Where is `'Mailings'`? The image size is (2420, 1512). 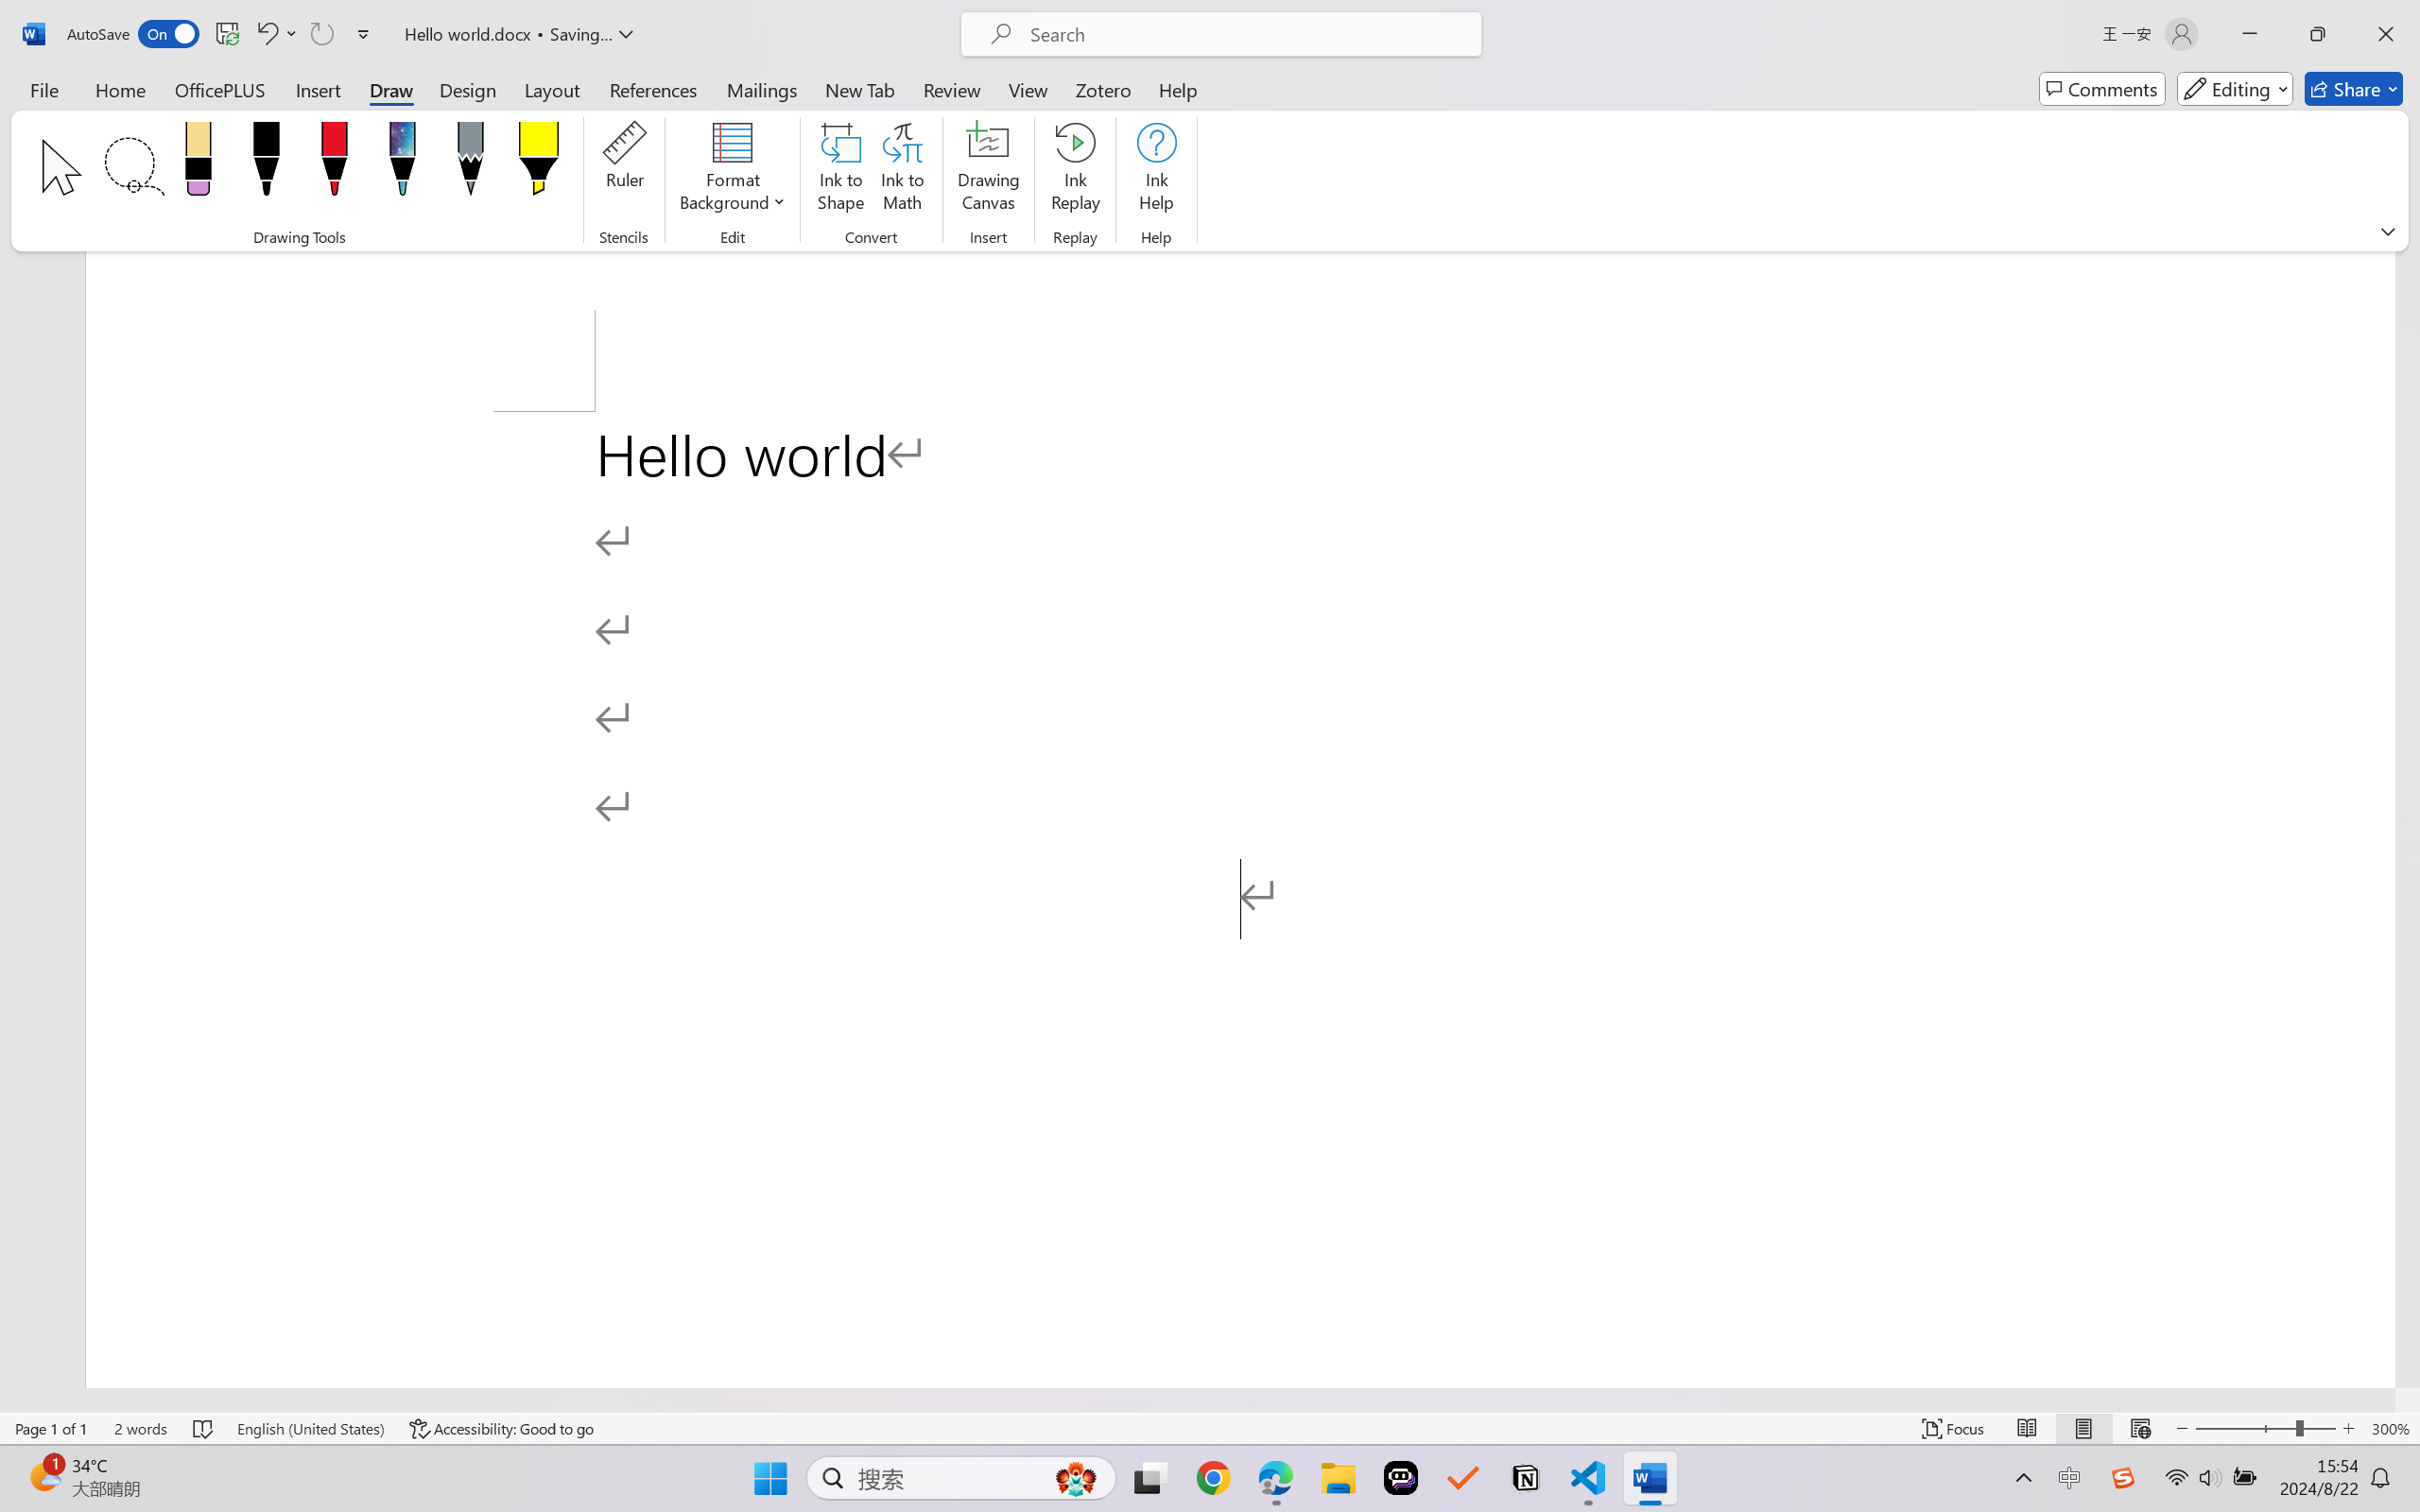 'Mailings' is located at coordinates (762, 88).